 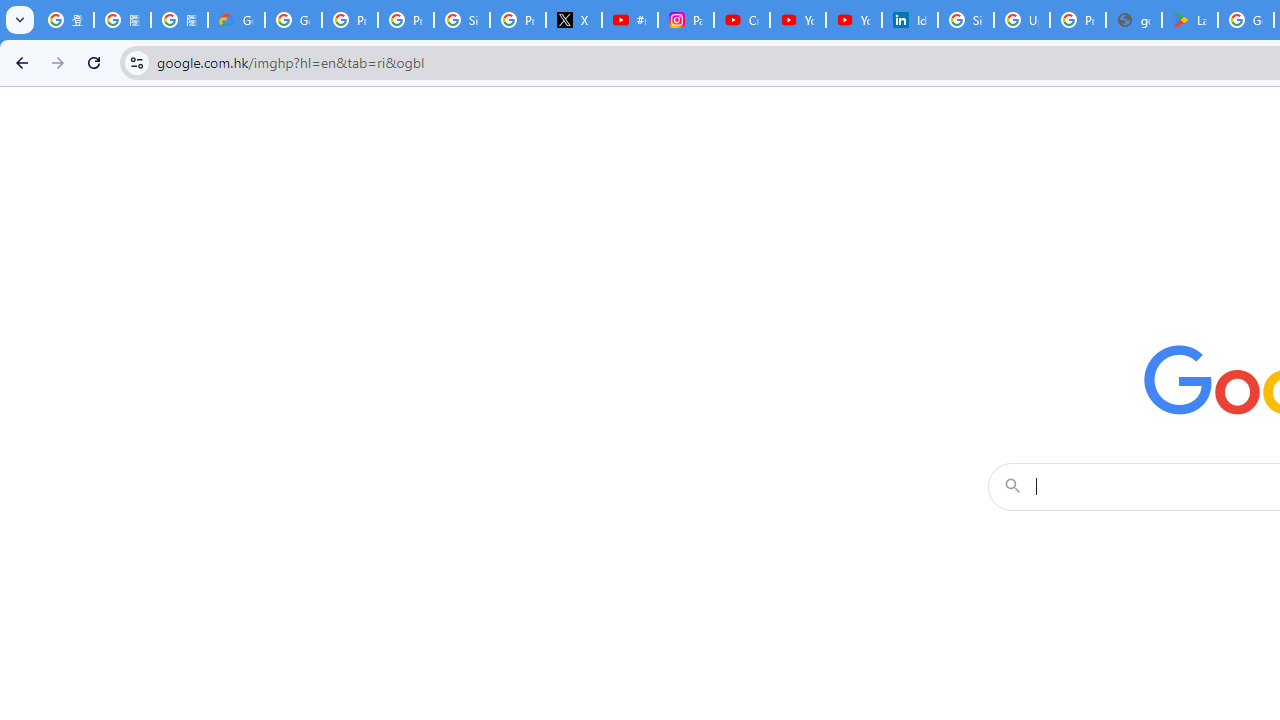 I want to click on '#nbabasketballhighlights - YouTube', so click(x=628, y=20).